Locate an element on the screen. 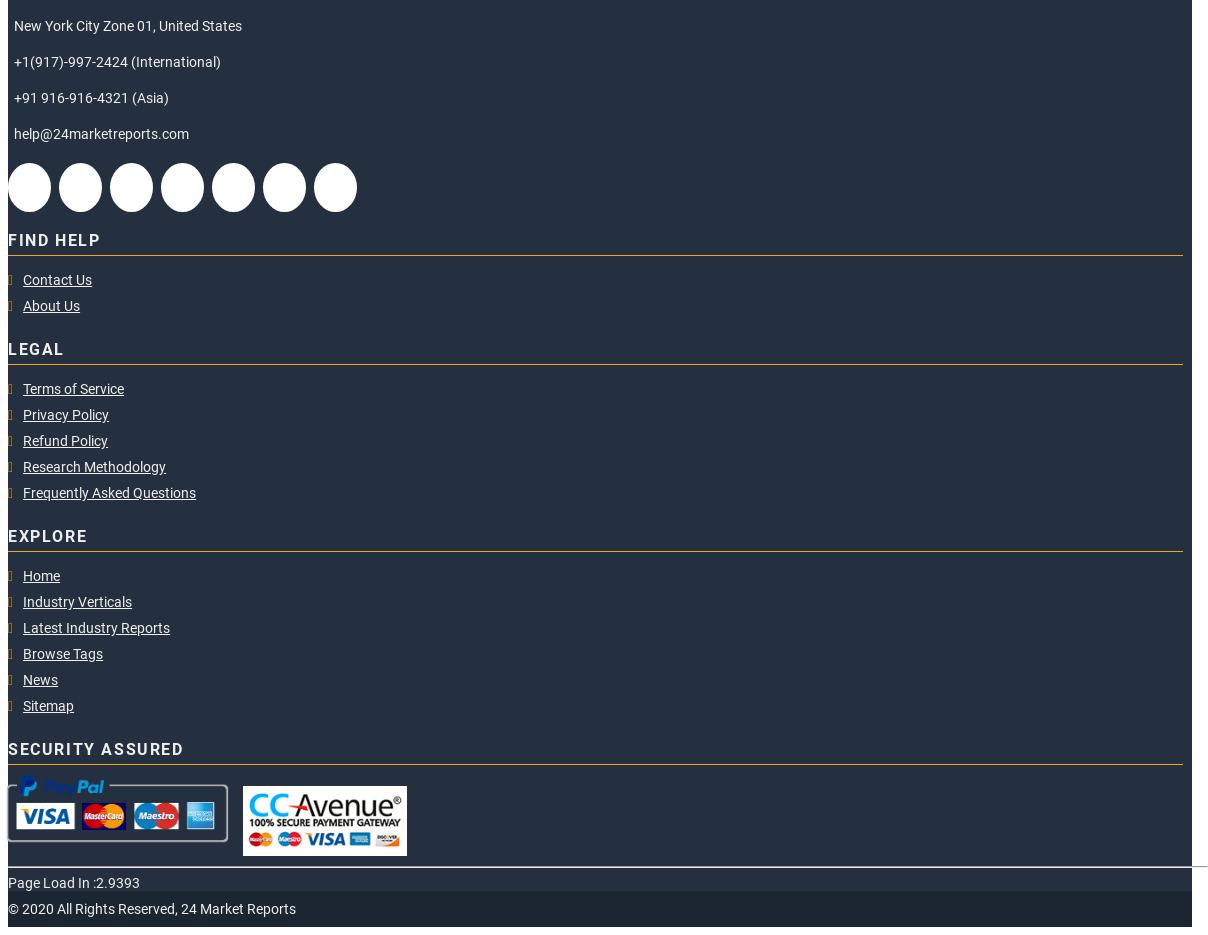 This screenshot has width=1208, height=935. 'Home' is located at coordinates (40, 575).